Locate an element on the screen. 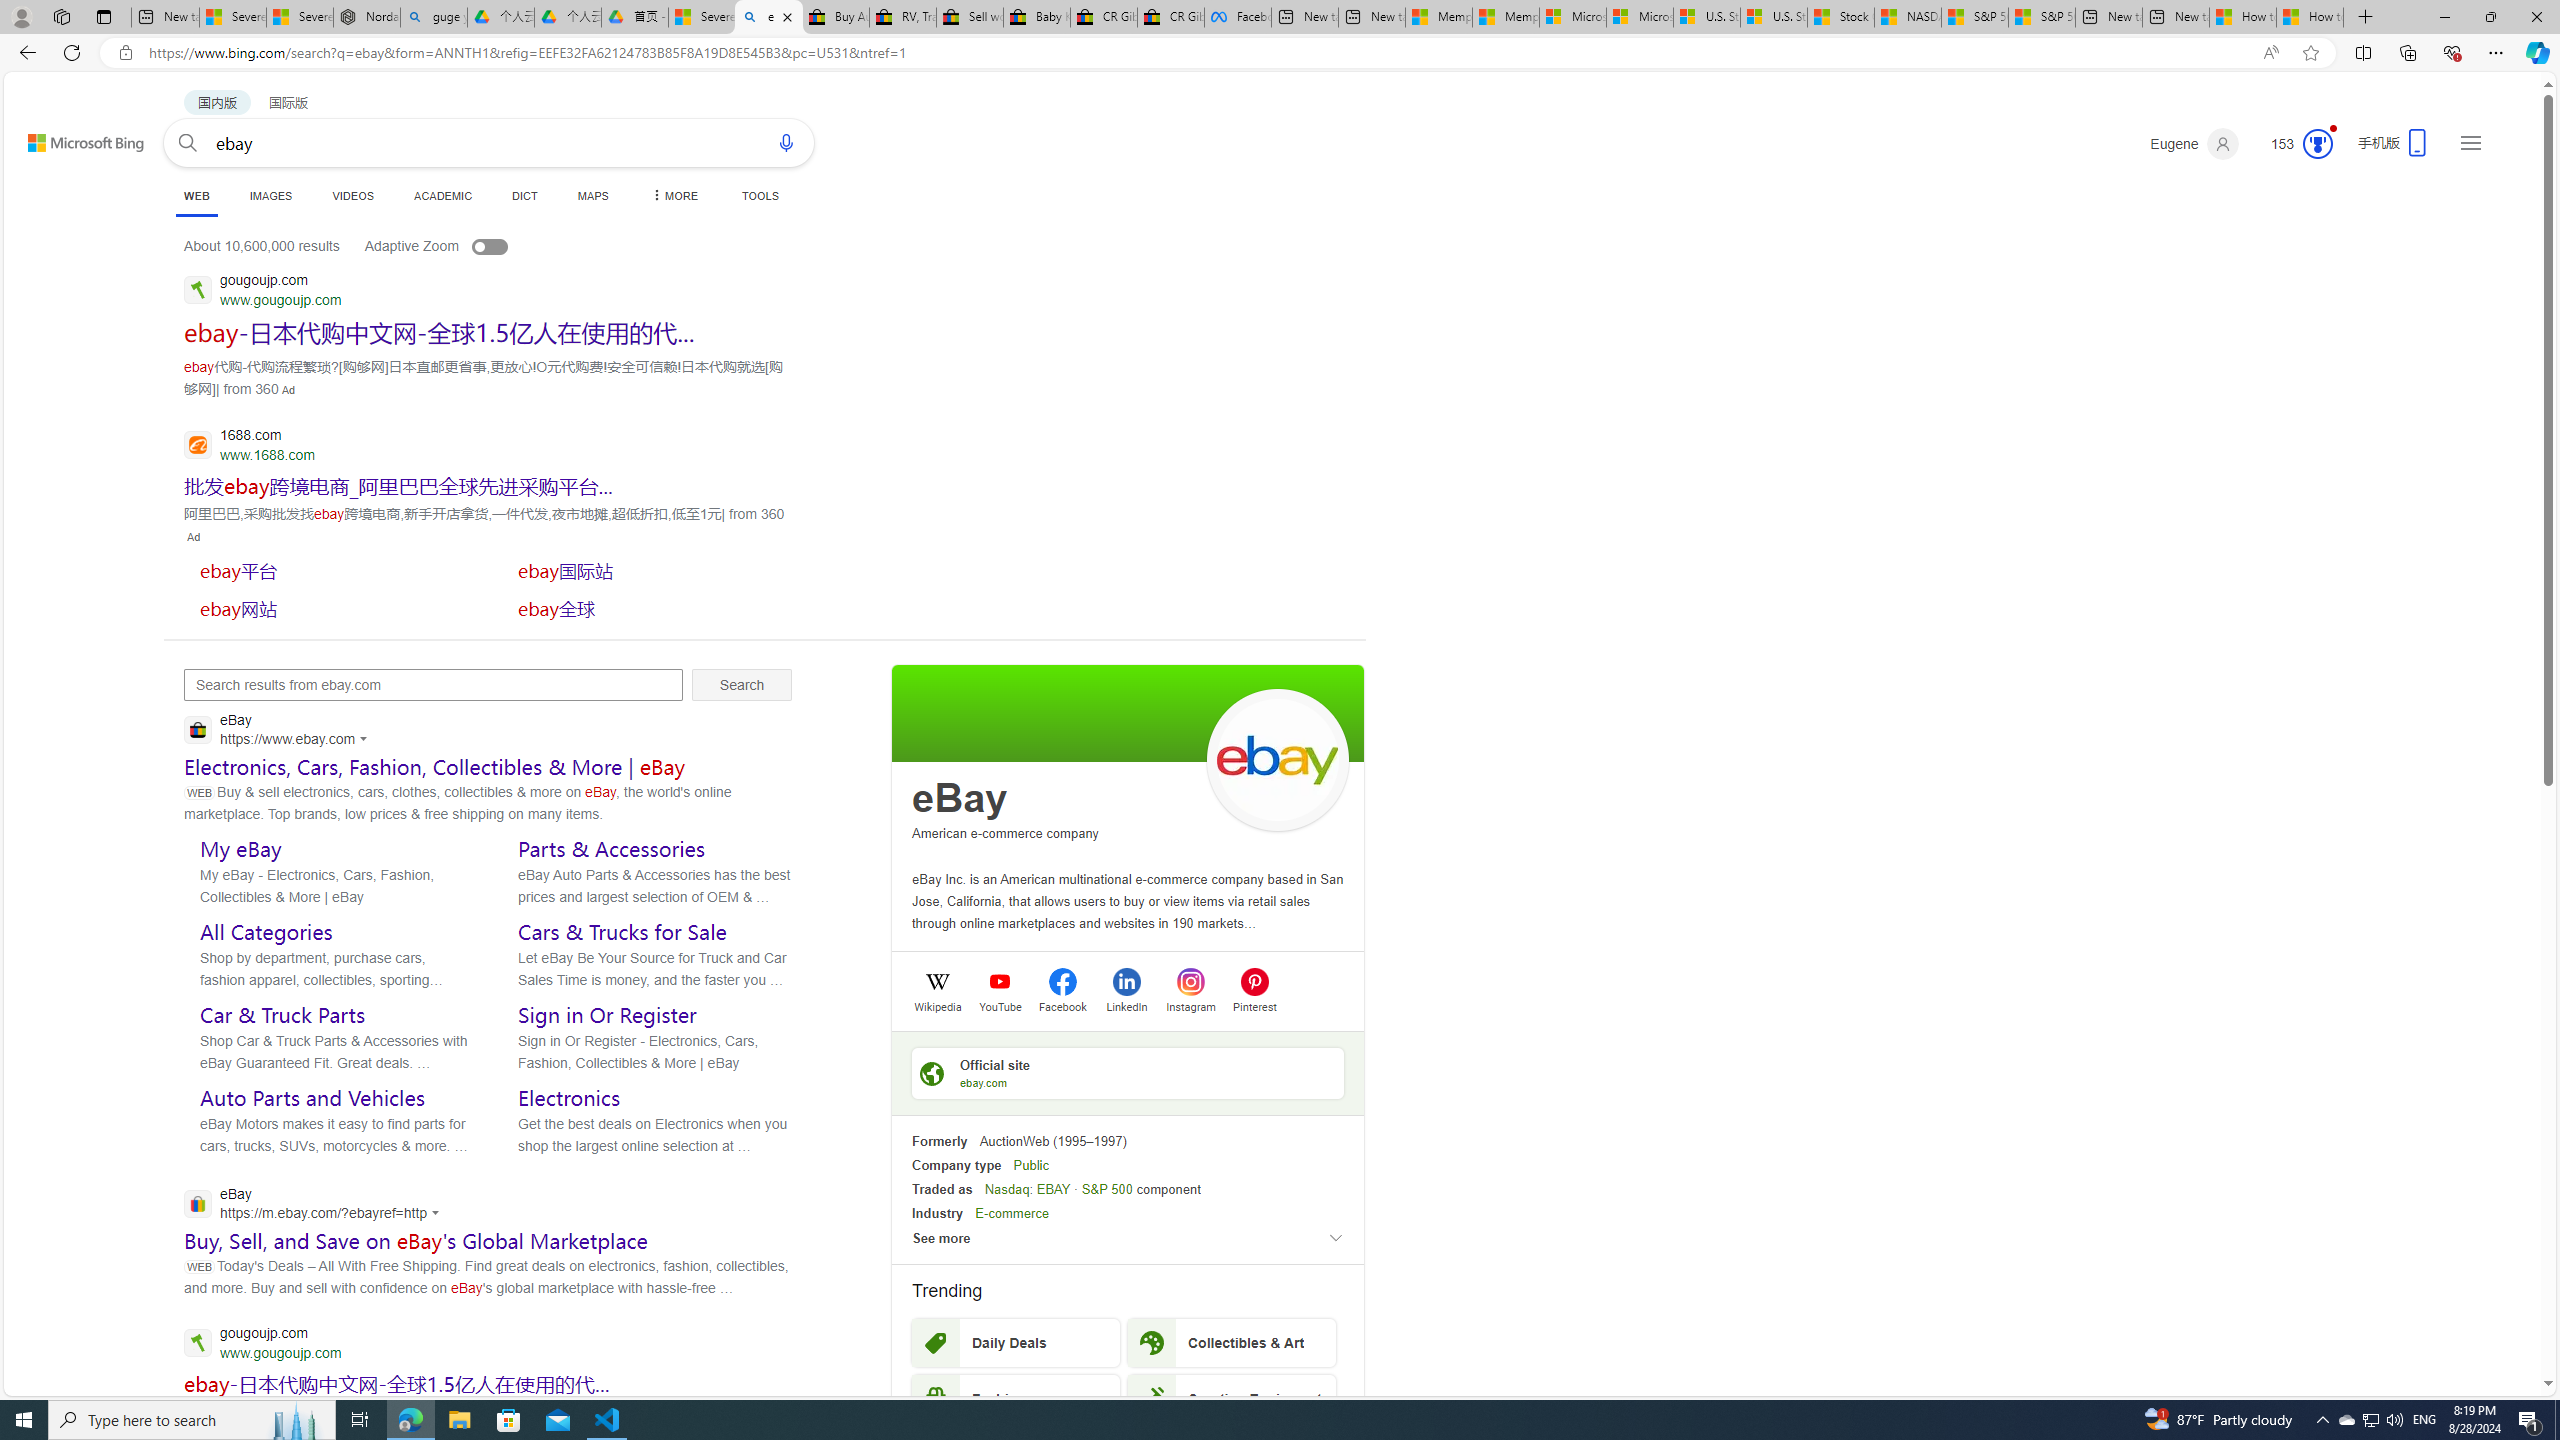  'guge yunpan - Search' is located at coordinates (432, 16).